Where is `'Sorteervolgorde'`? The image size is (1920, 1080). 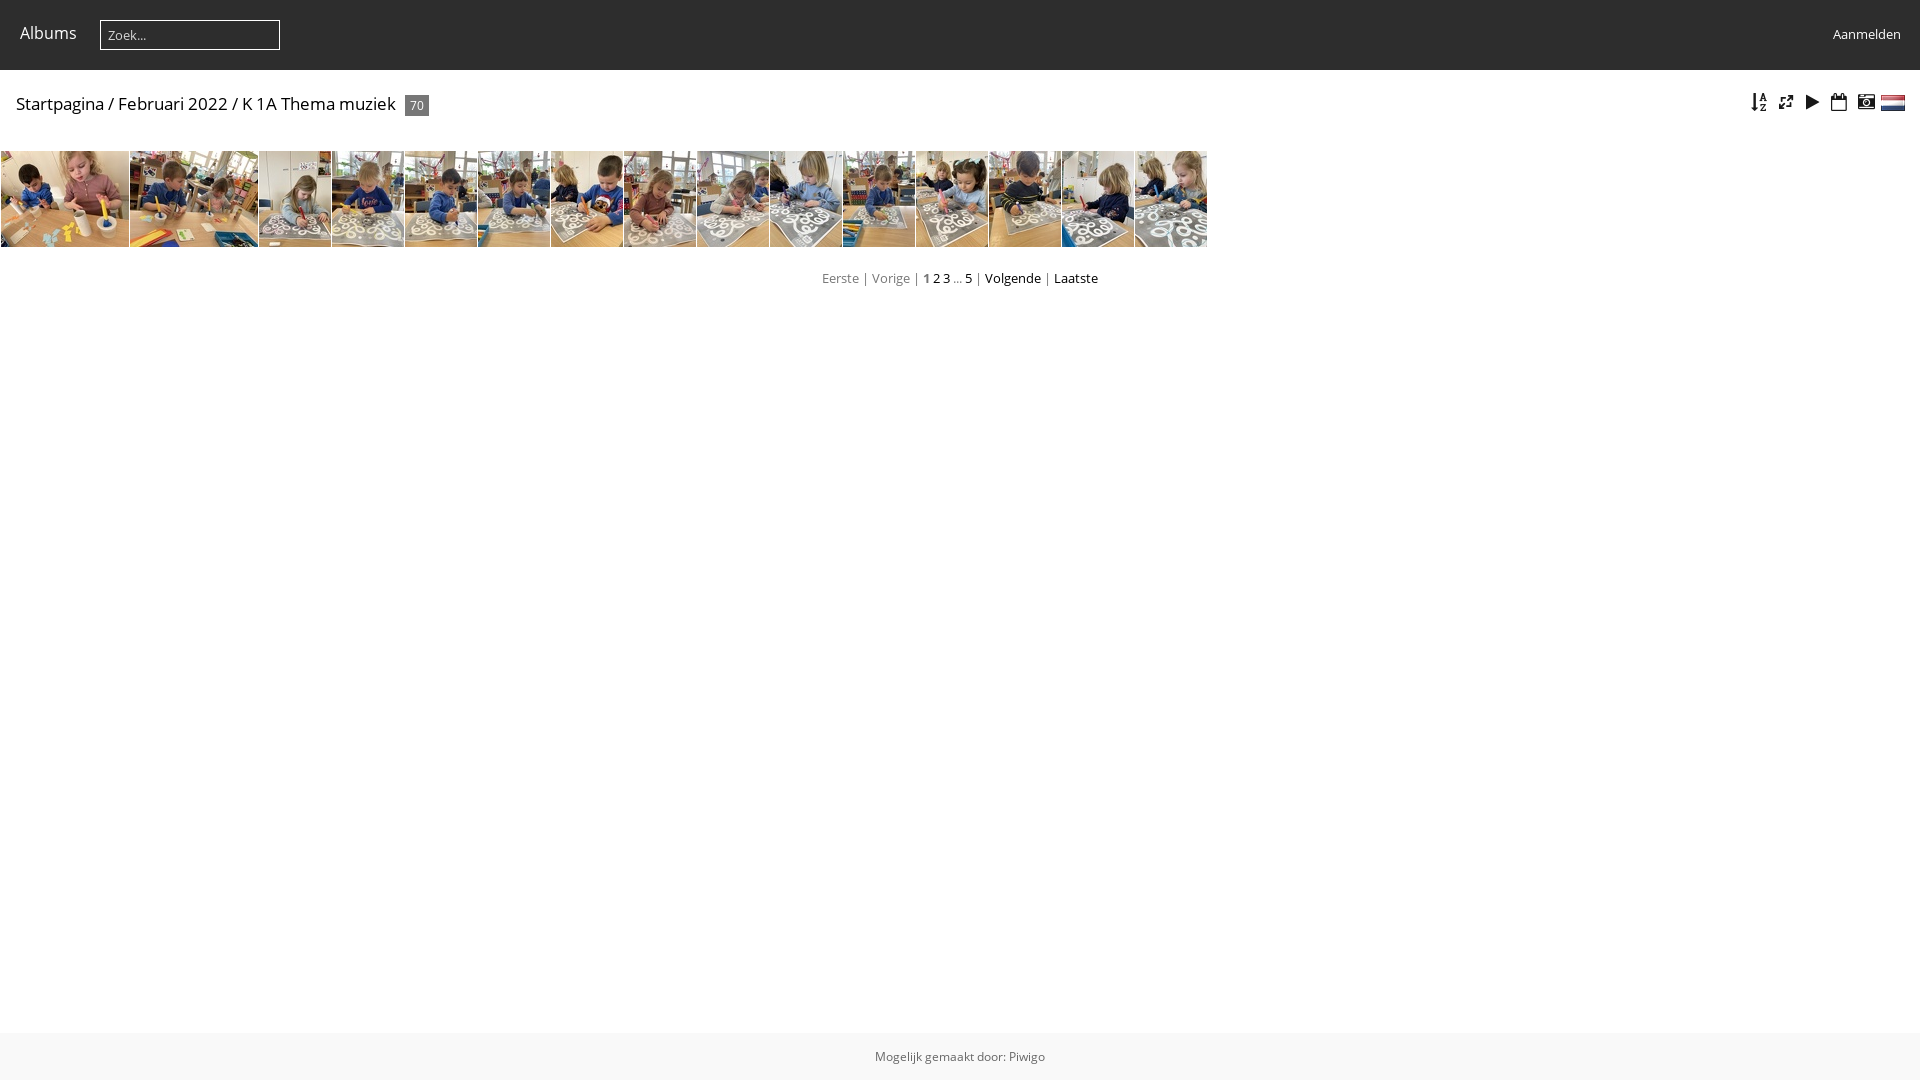
'Sorteervolgorde' is located at coordinates (1757, 102).